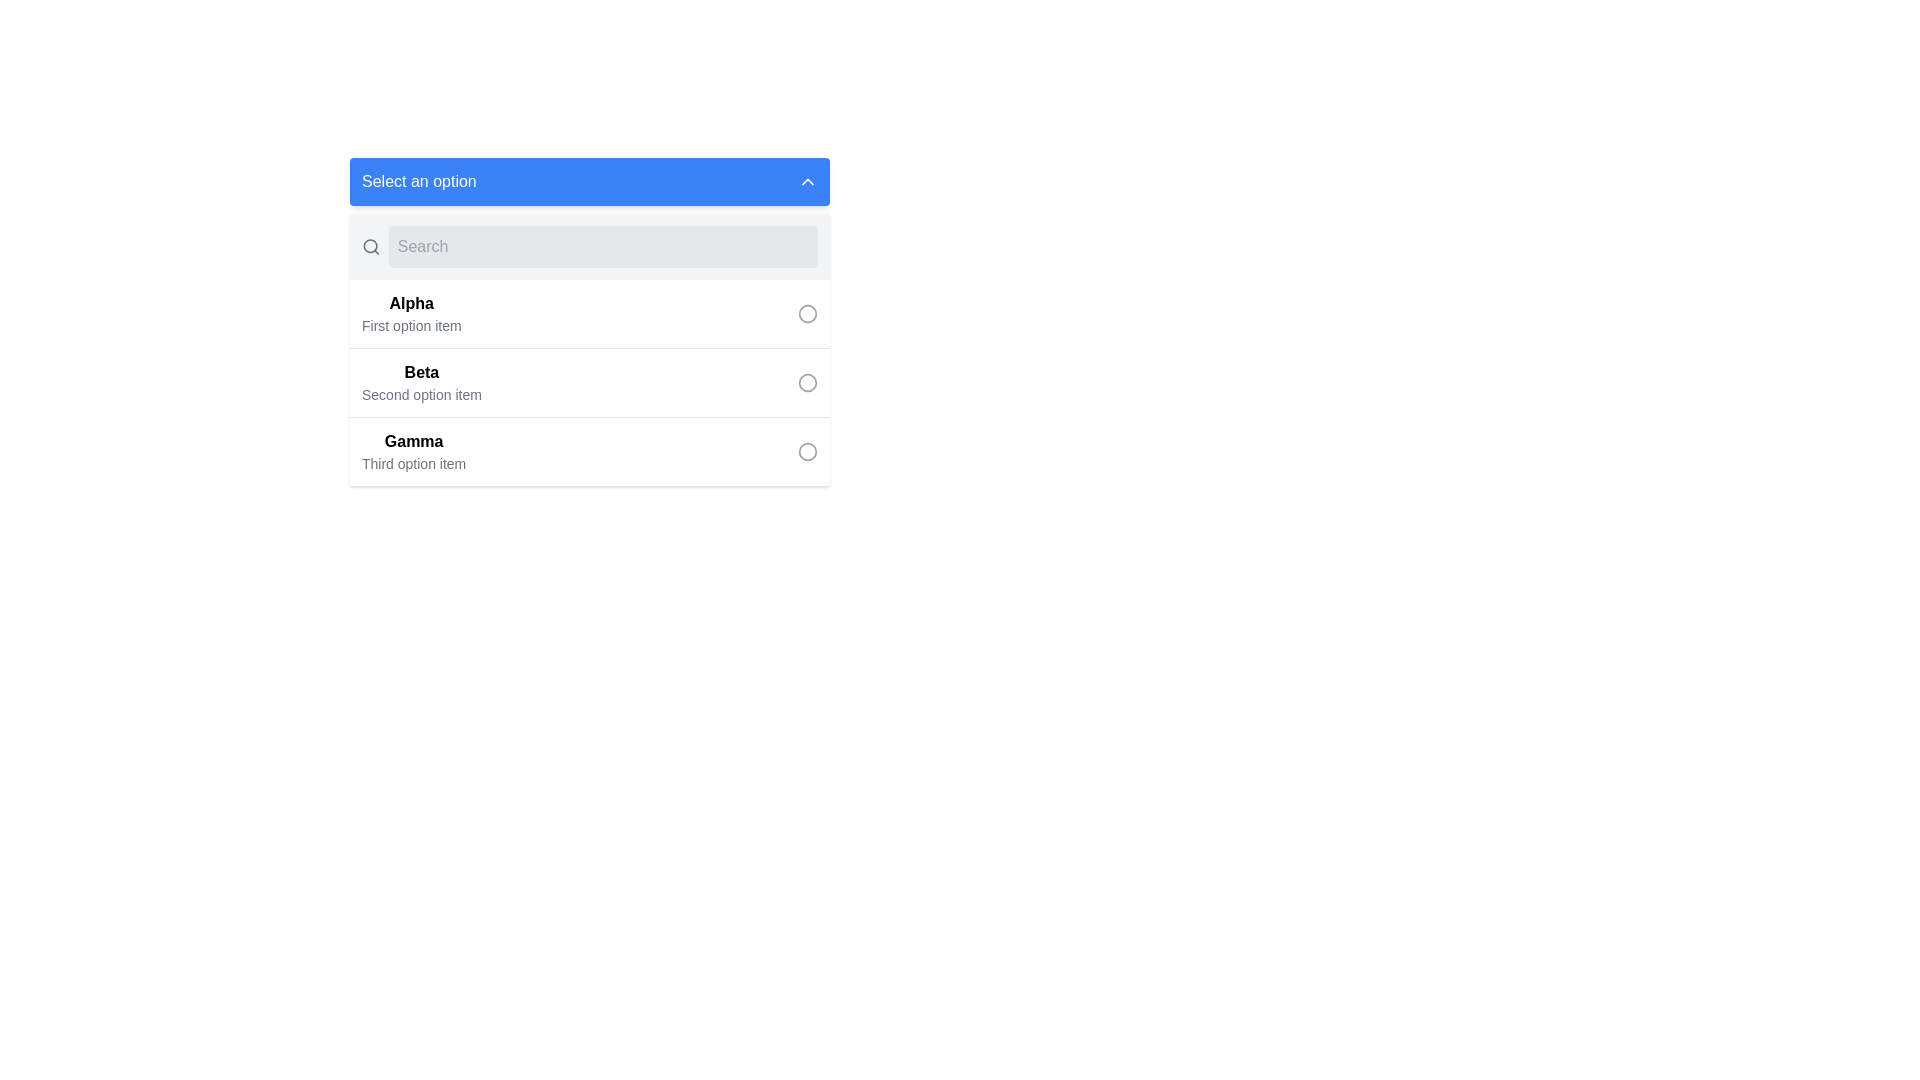  What do you see at coordinates (807, 382) in the screenshot?
I see `the SVG Circle Indicator located to the right of the 'Beta' list item in the second row of the dropdown options` at bounding box center [807, 382].